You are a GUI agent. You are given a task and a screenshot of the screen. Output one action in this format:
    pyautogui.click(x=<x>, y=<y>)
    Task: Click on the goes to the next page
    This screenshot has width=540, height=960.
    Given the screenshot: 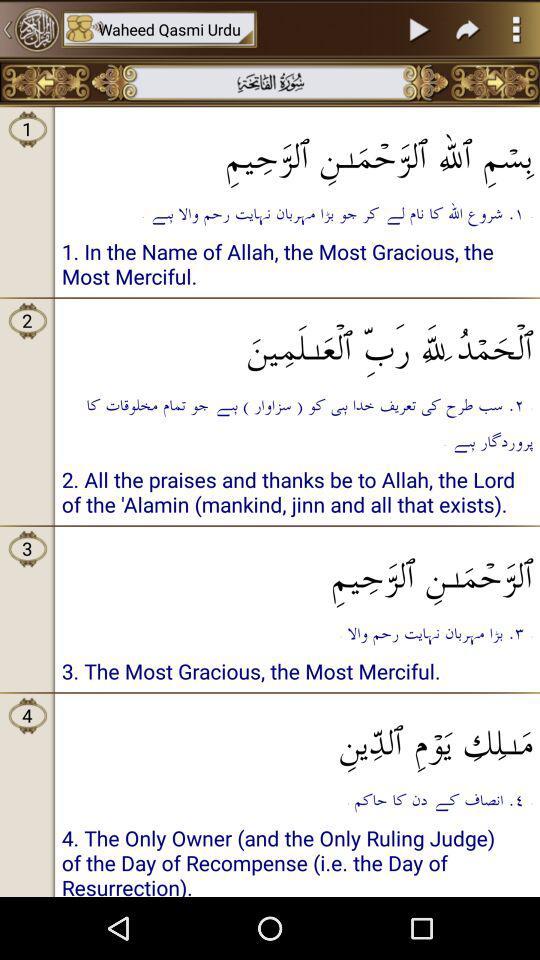 What is the action you would take?
    pyautogui.click(x=493, y=82)
    